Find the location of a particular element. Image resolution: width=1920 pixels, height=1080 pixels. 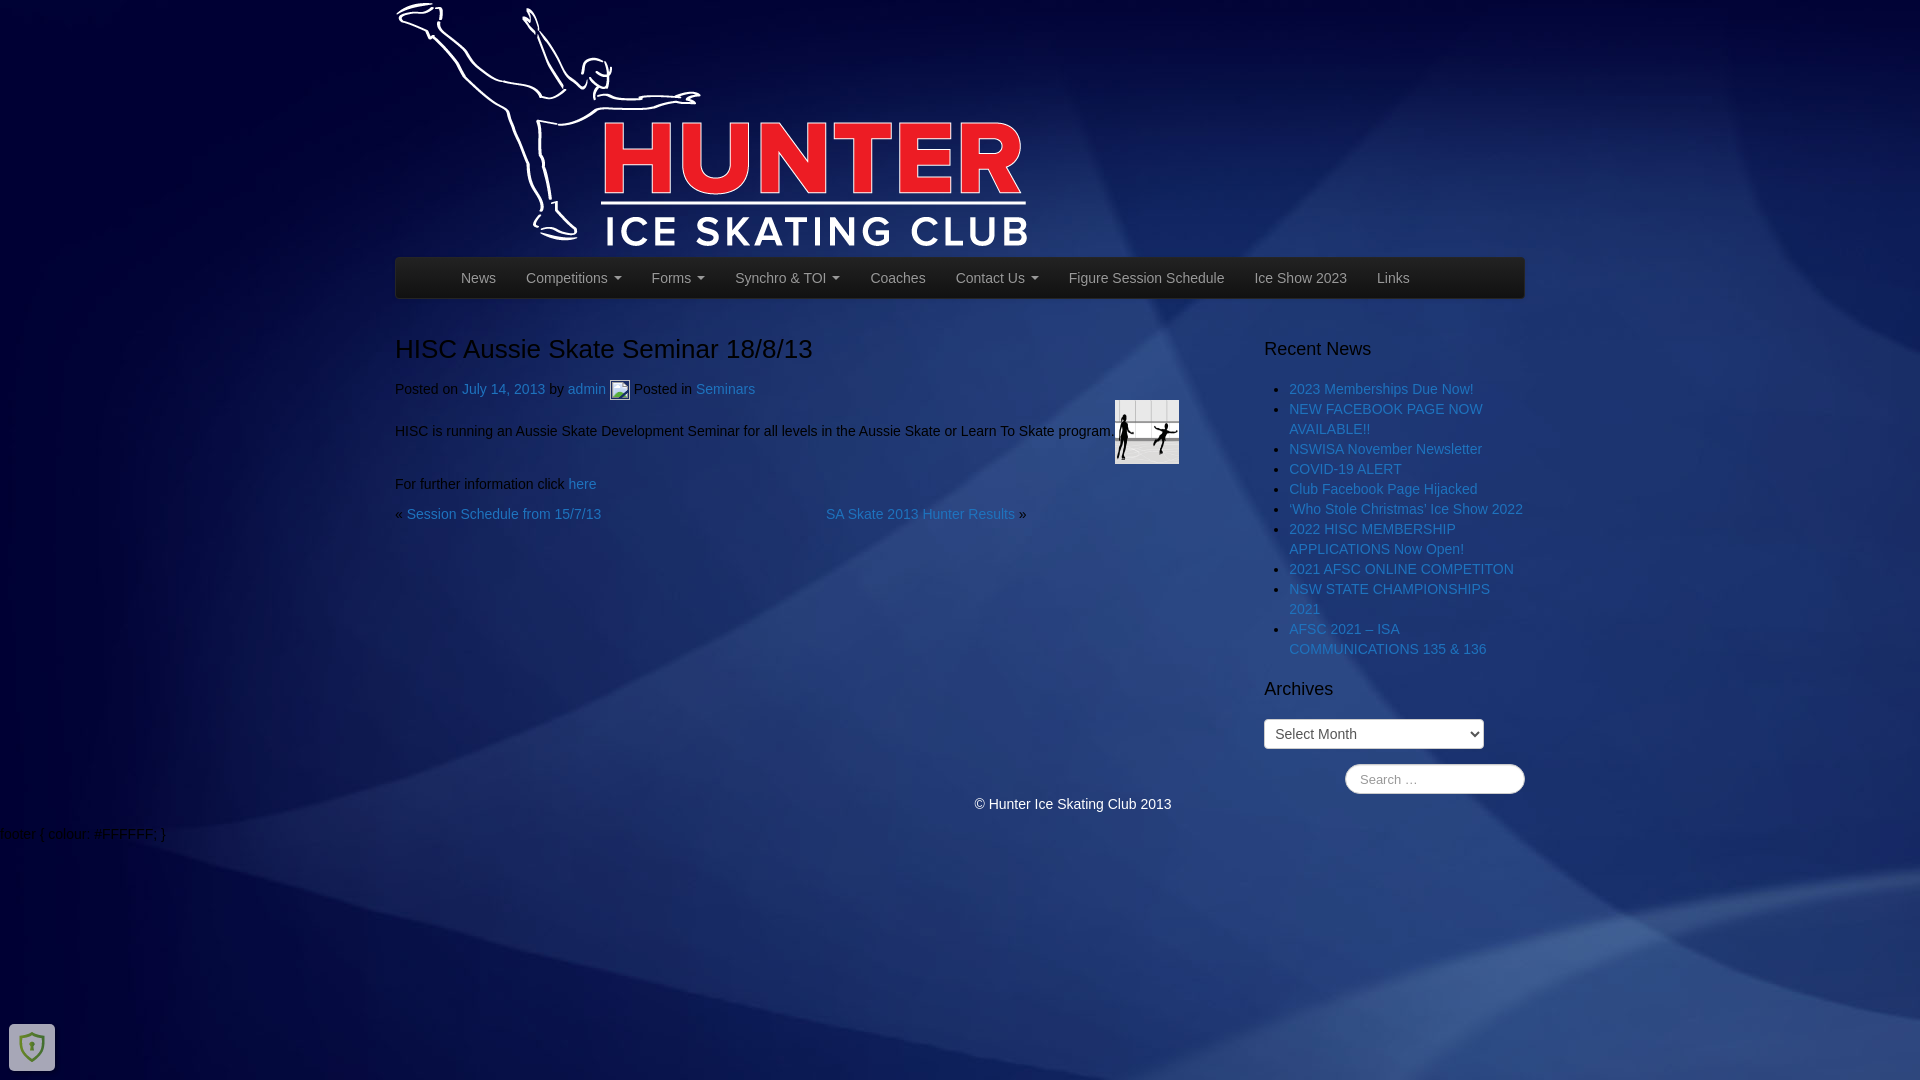

'ShieldPRO' is located at coordinates (32, 1045).